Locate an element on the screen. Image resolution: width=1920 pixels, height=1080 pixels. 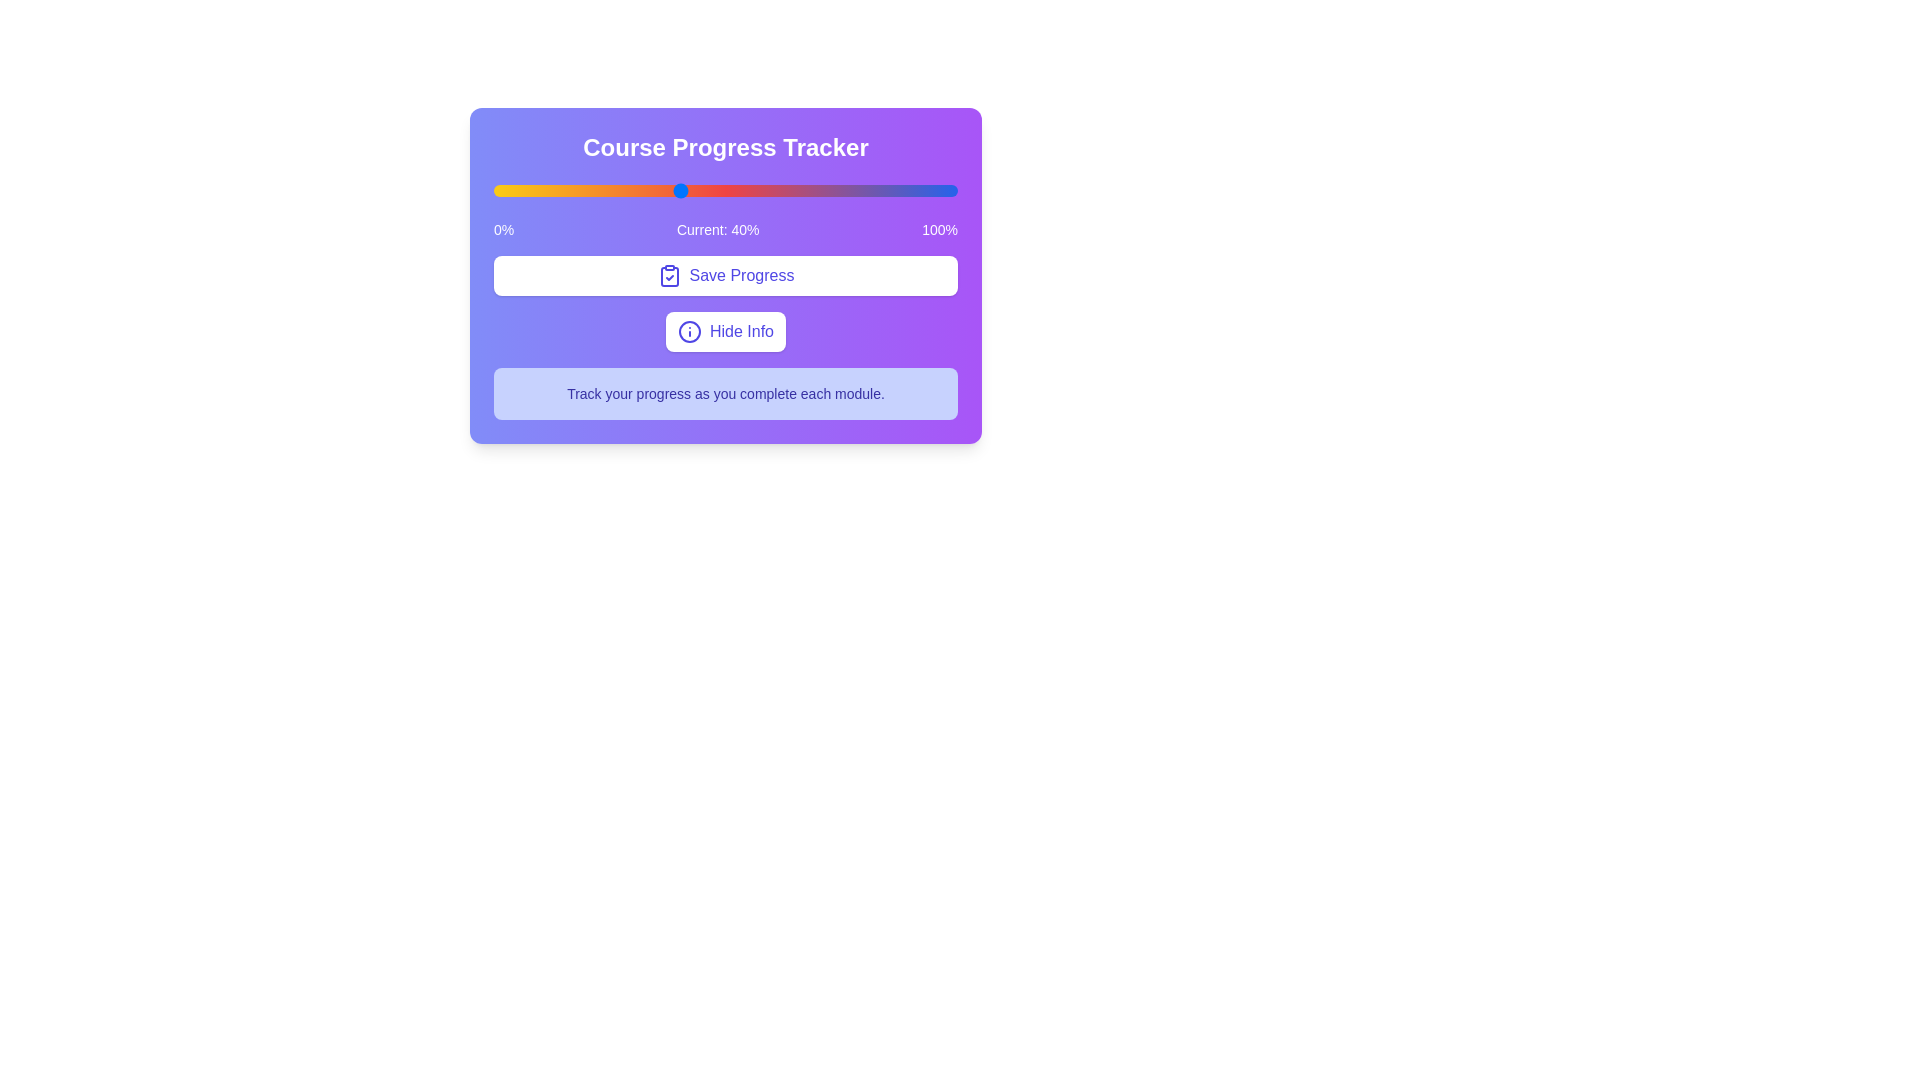
the course progress is located at coordinates (642, 191).